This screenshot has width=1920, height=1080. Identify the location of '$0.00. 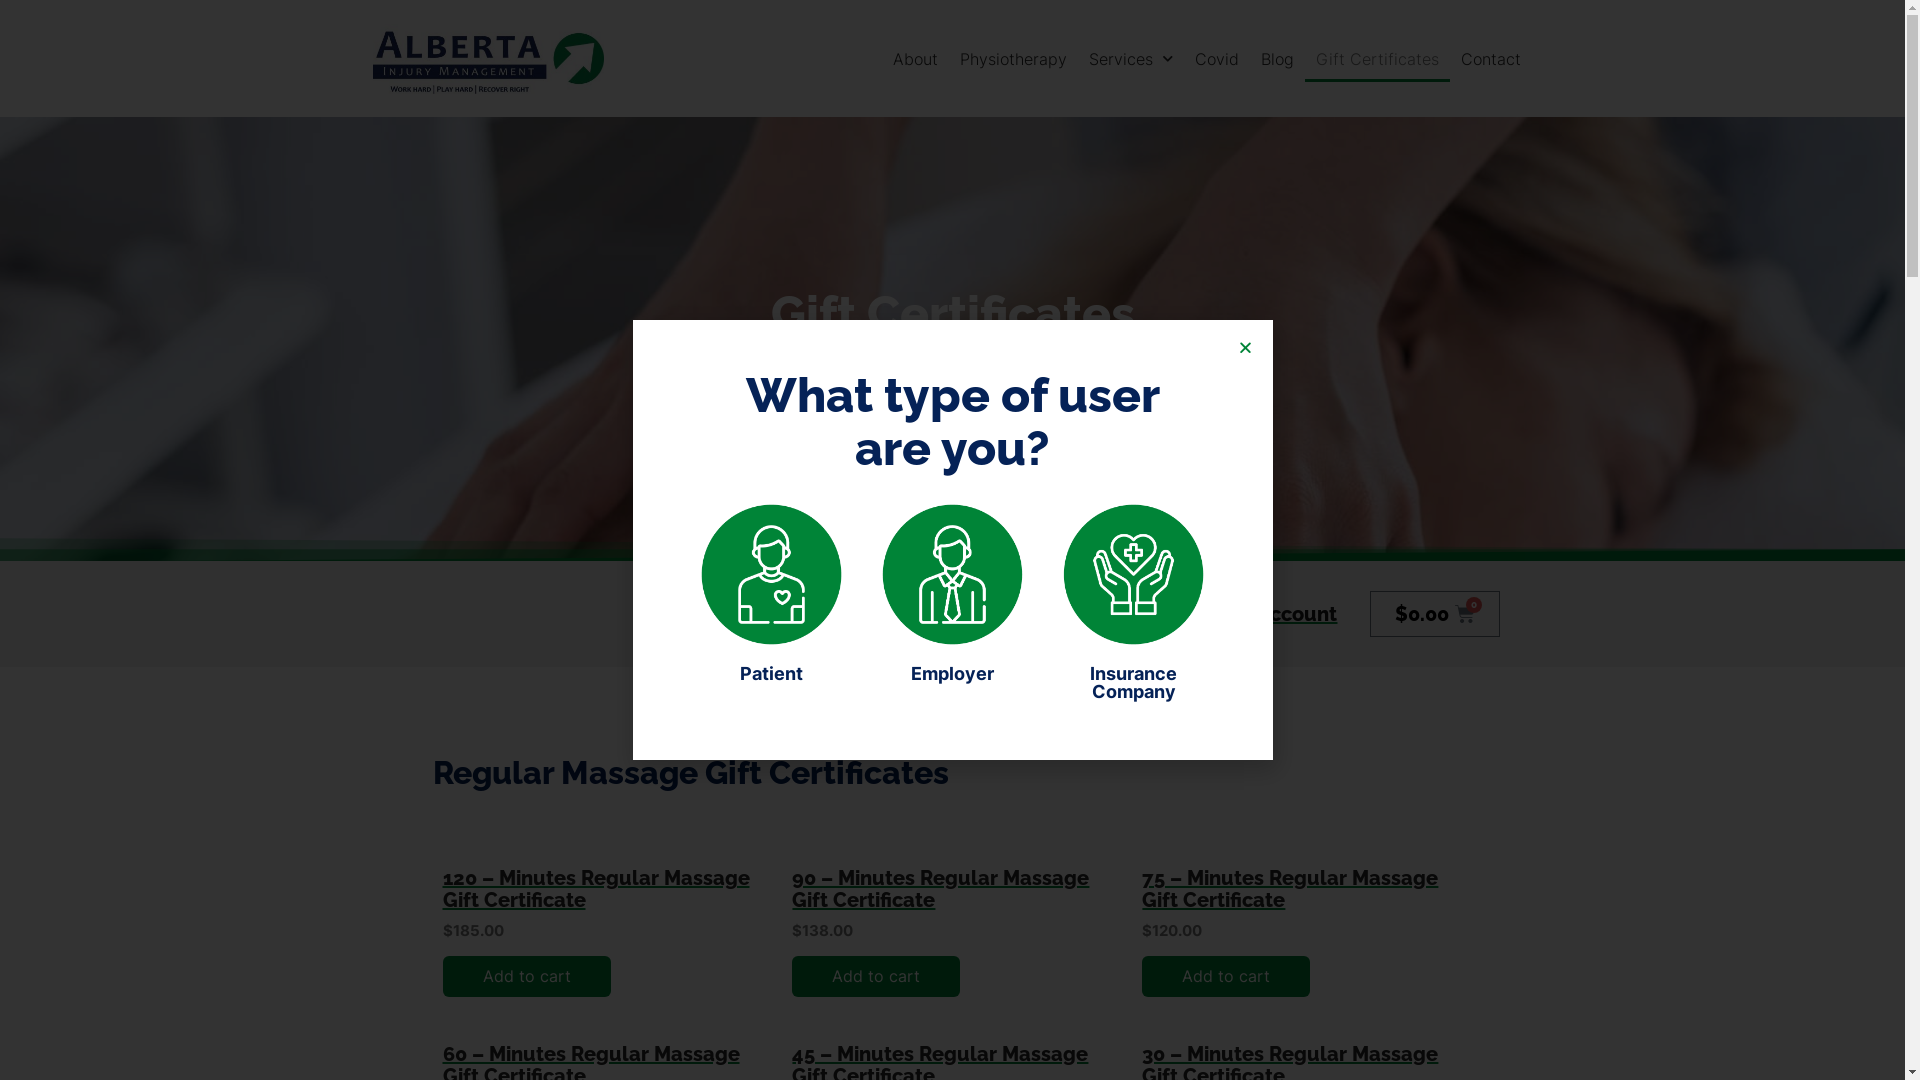
(1368, 612).